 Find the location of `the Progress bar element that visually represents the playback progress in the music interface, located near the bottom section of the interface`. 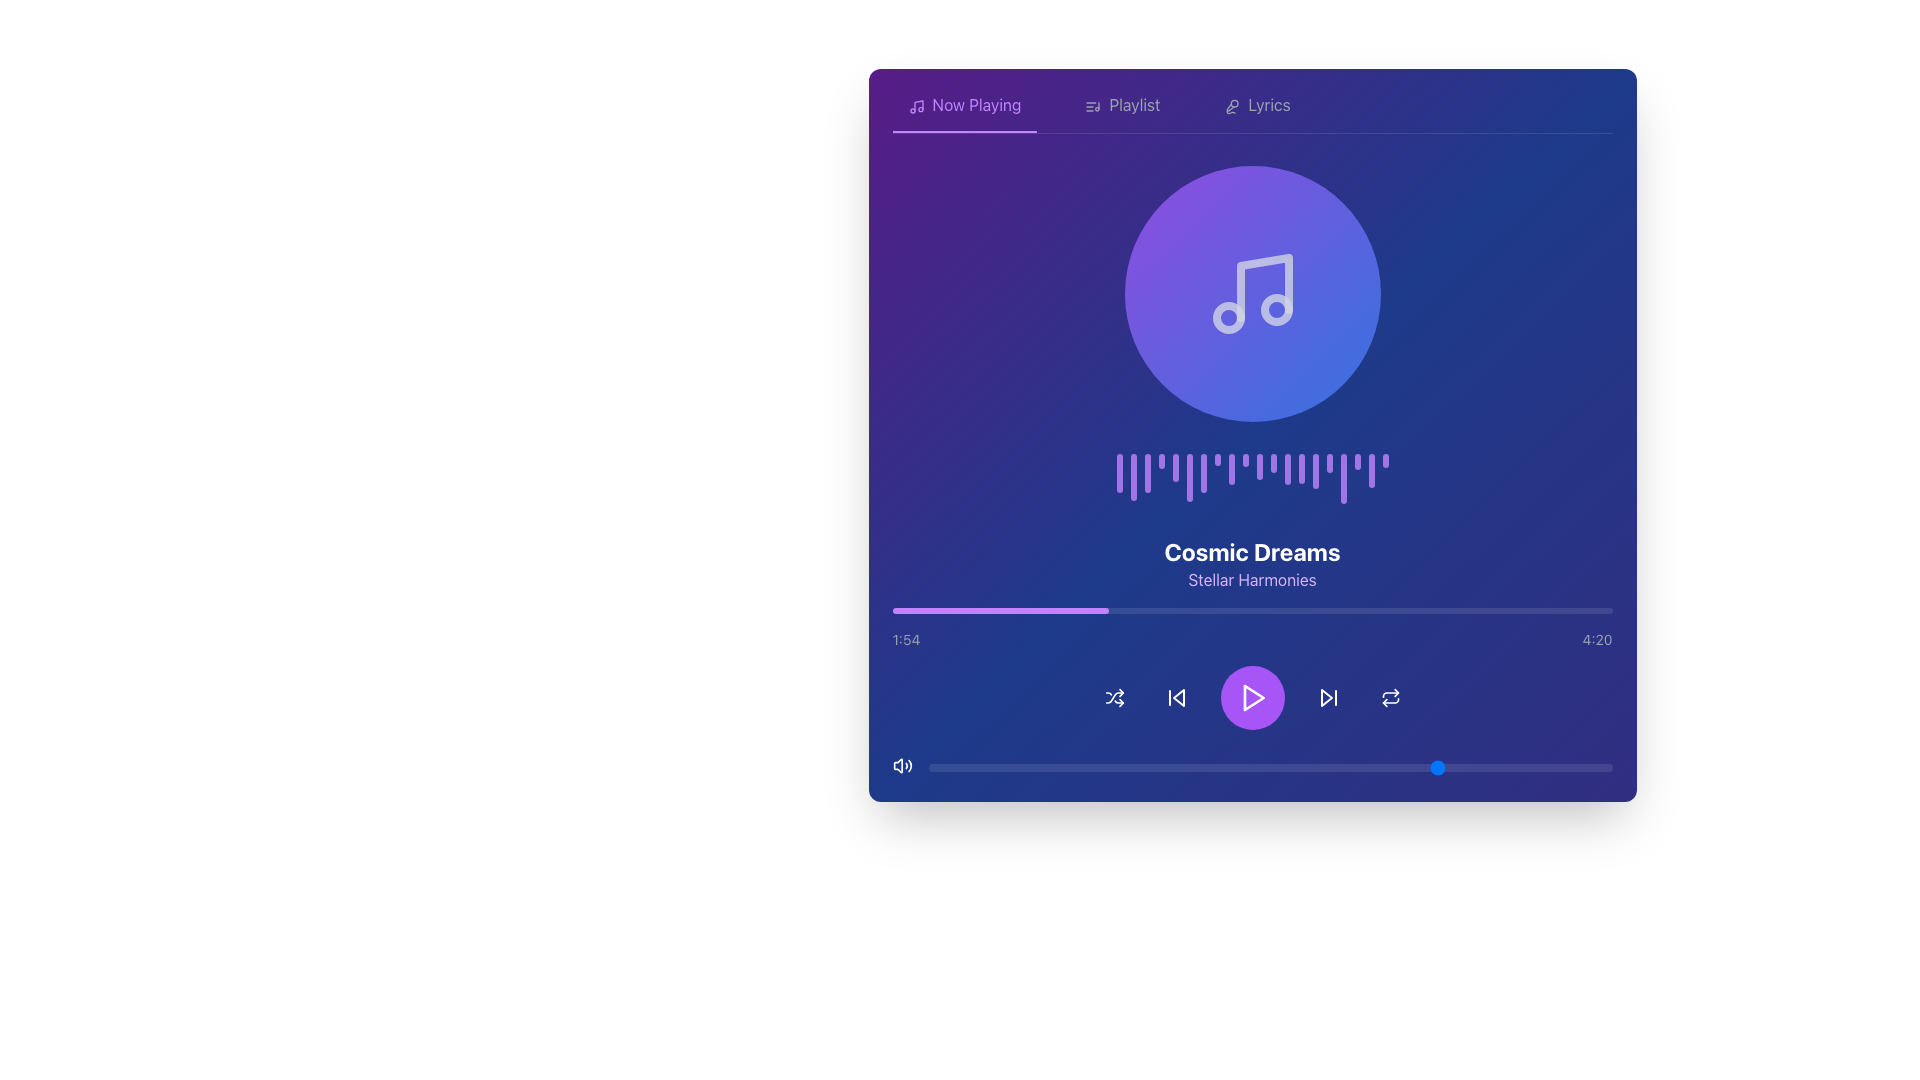

the Progress bar element that visually represents the playback progress in the music interface, located near the bottom section of the interface is located at coordinates (1000, 609).